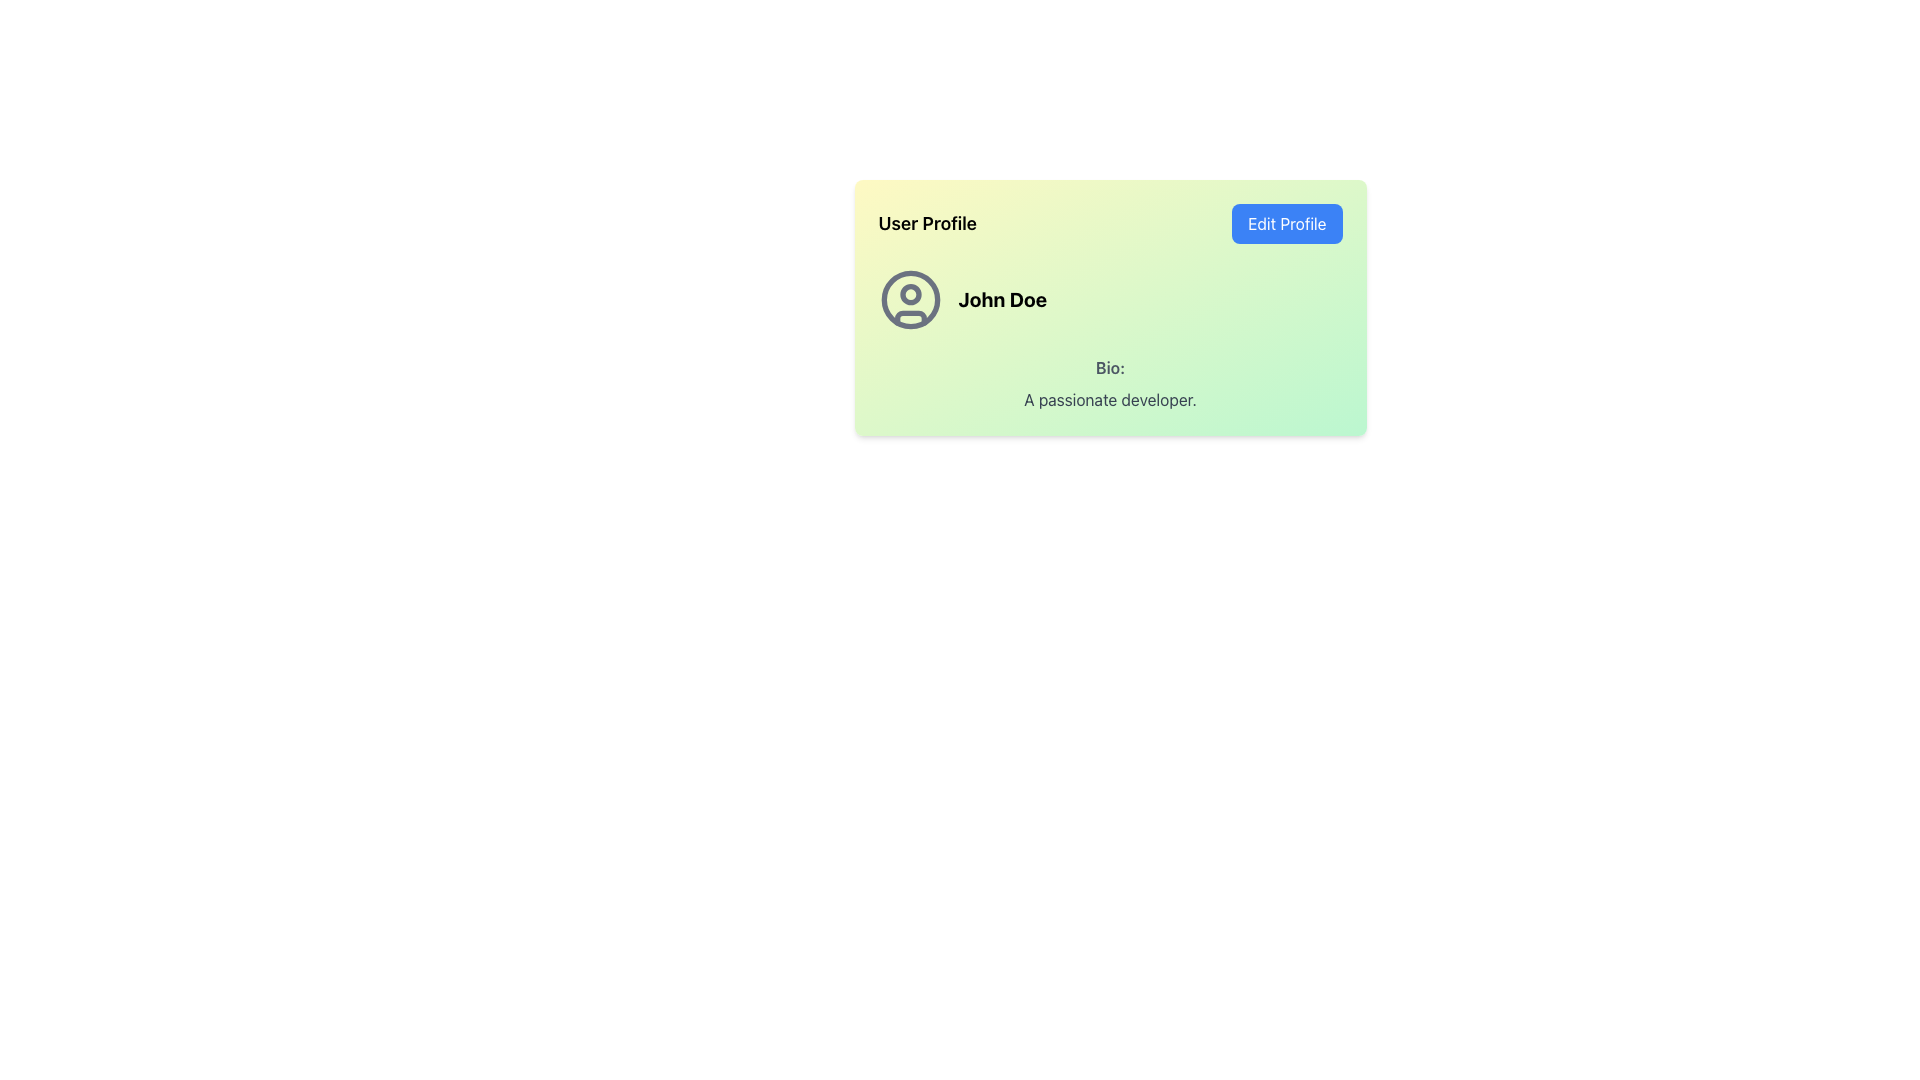  Describe the element at coordinates (1002, 300) in the screenshot. I see `the text label displaying 'John Doe' which is in bold and slightly larger font, located adjacent to a user icon within the user profile panel` at that location.